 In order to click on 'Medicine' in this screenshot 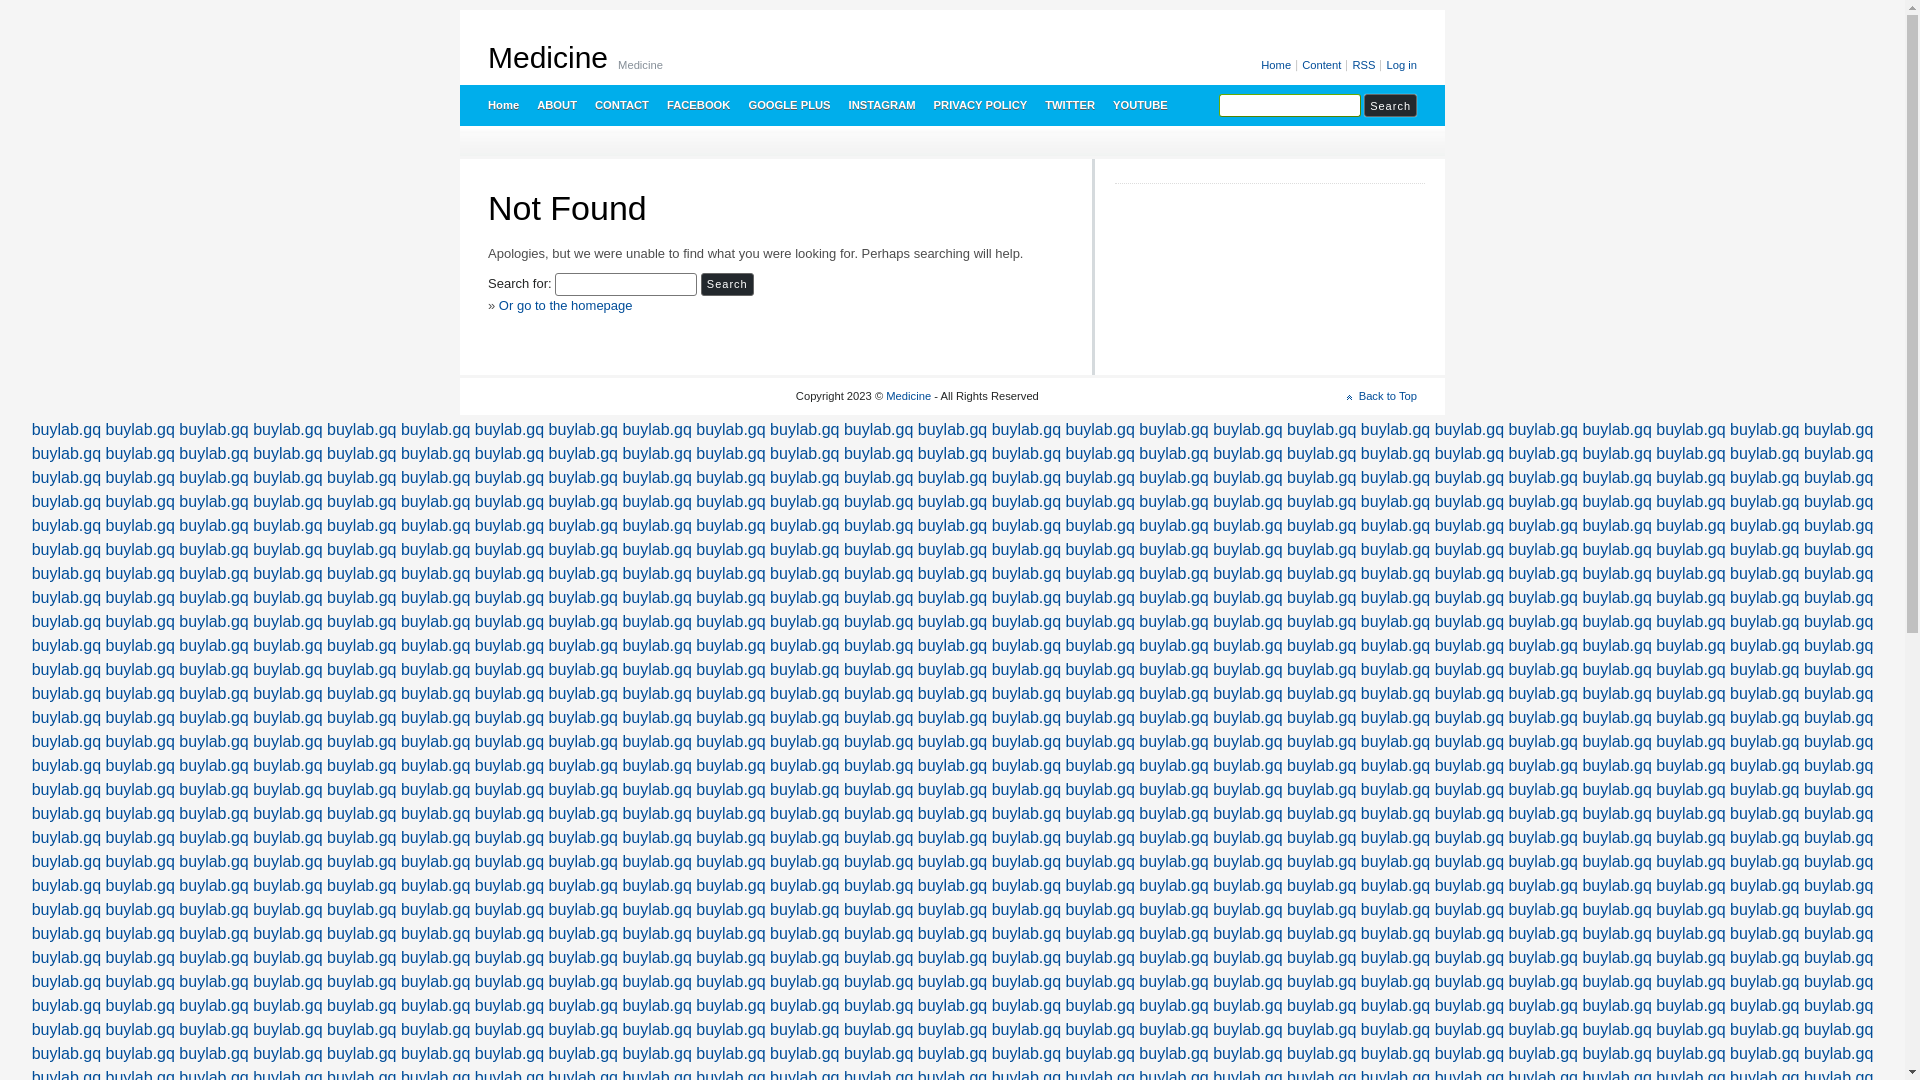, I will do `click(547, 56)`.